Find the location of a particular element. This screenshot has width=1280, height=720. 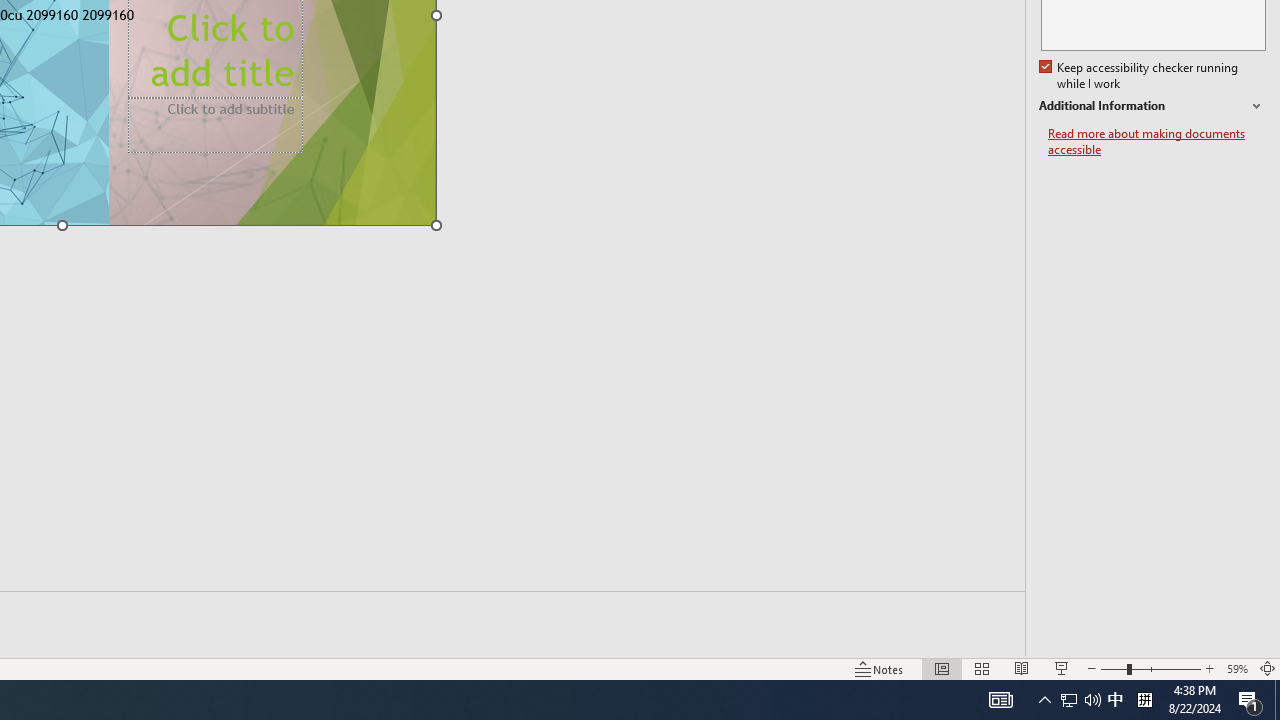

'Additional Information' is located at coordinates (1152, 106).